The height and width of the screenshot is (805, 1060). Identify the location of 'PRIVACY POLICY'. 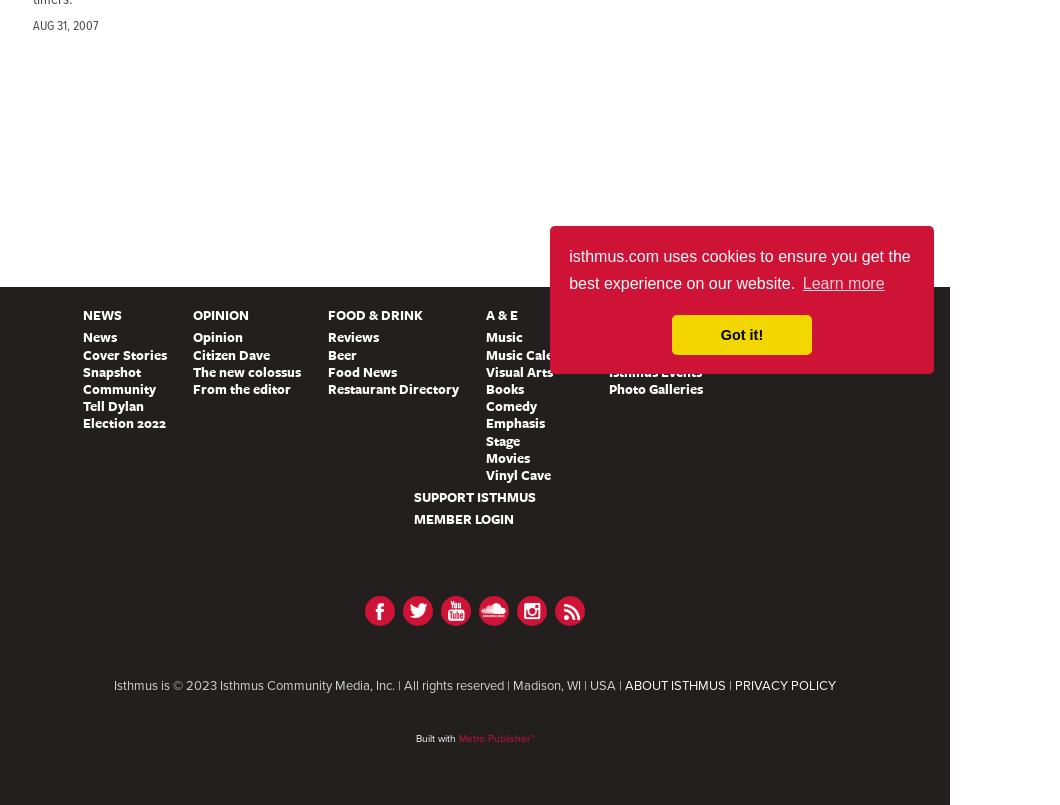
(734, 685).